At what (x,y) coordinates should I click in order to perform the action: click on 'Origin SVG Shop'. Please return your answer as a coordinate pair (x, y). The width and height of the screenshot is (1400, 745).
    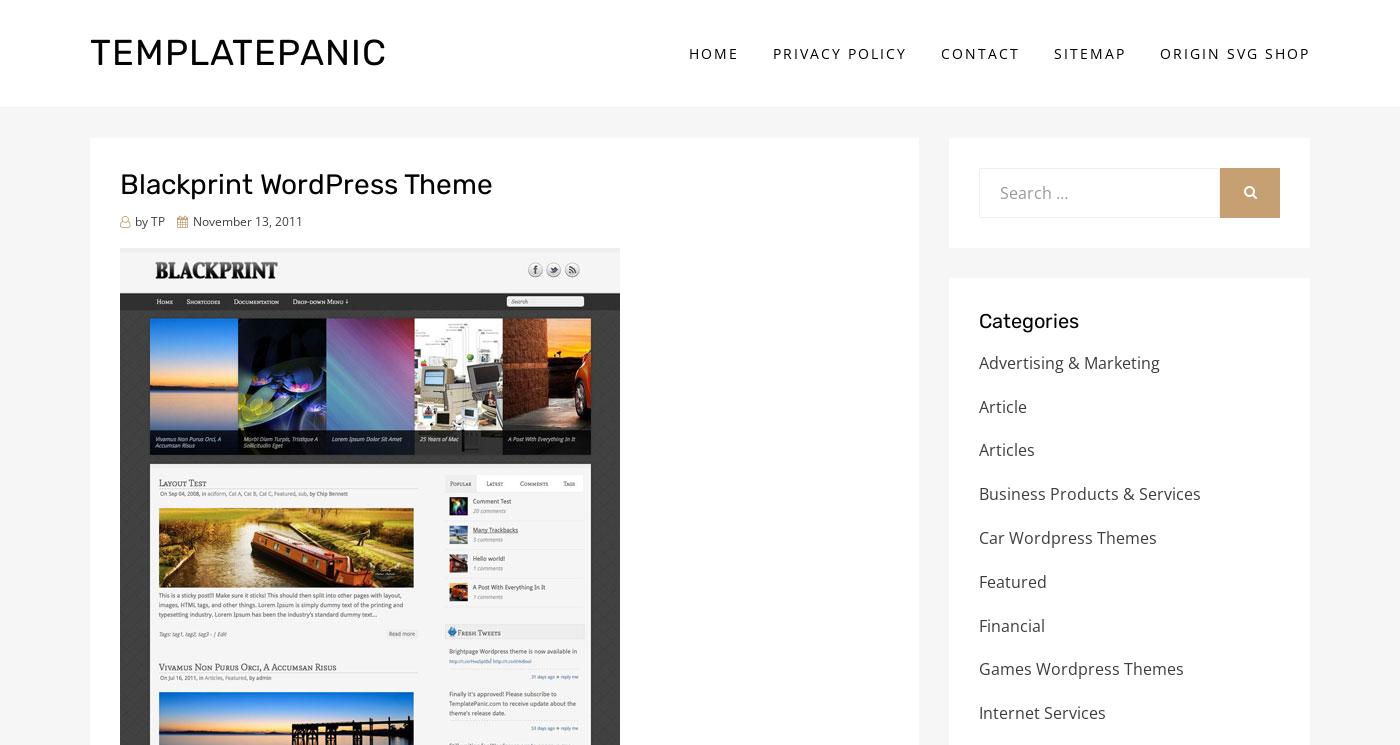
    Looking at the image, I should click on (1234, 51).